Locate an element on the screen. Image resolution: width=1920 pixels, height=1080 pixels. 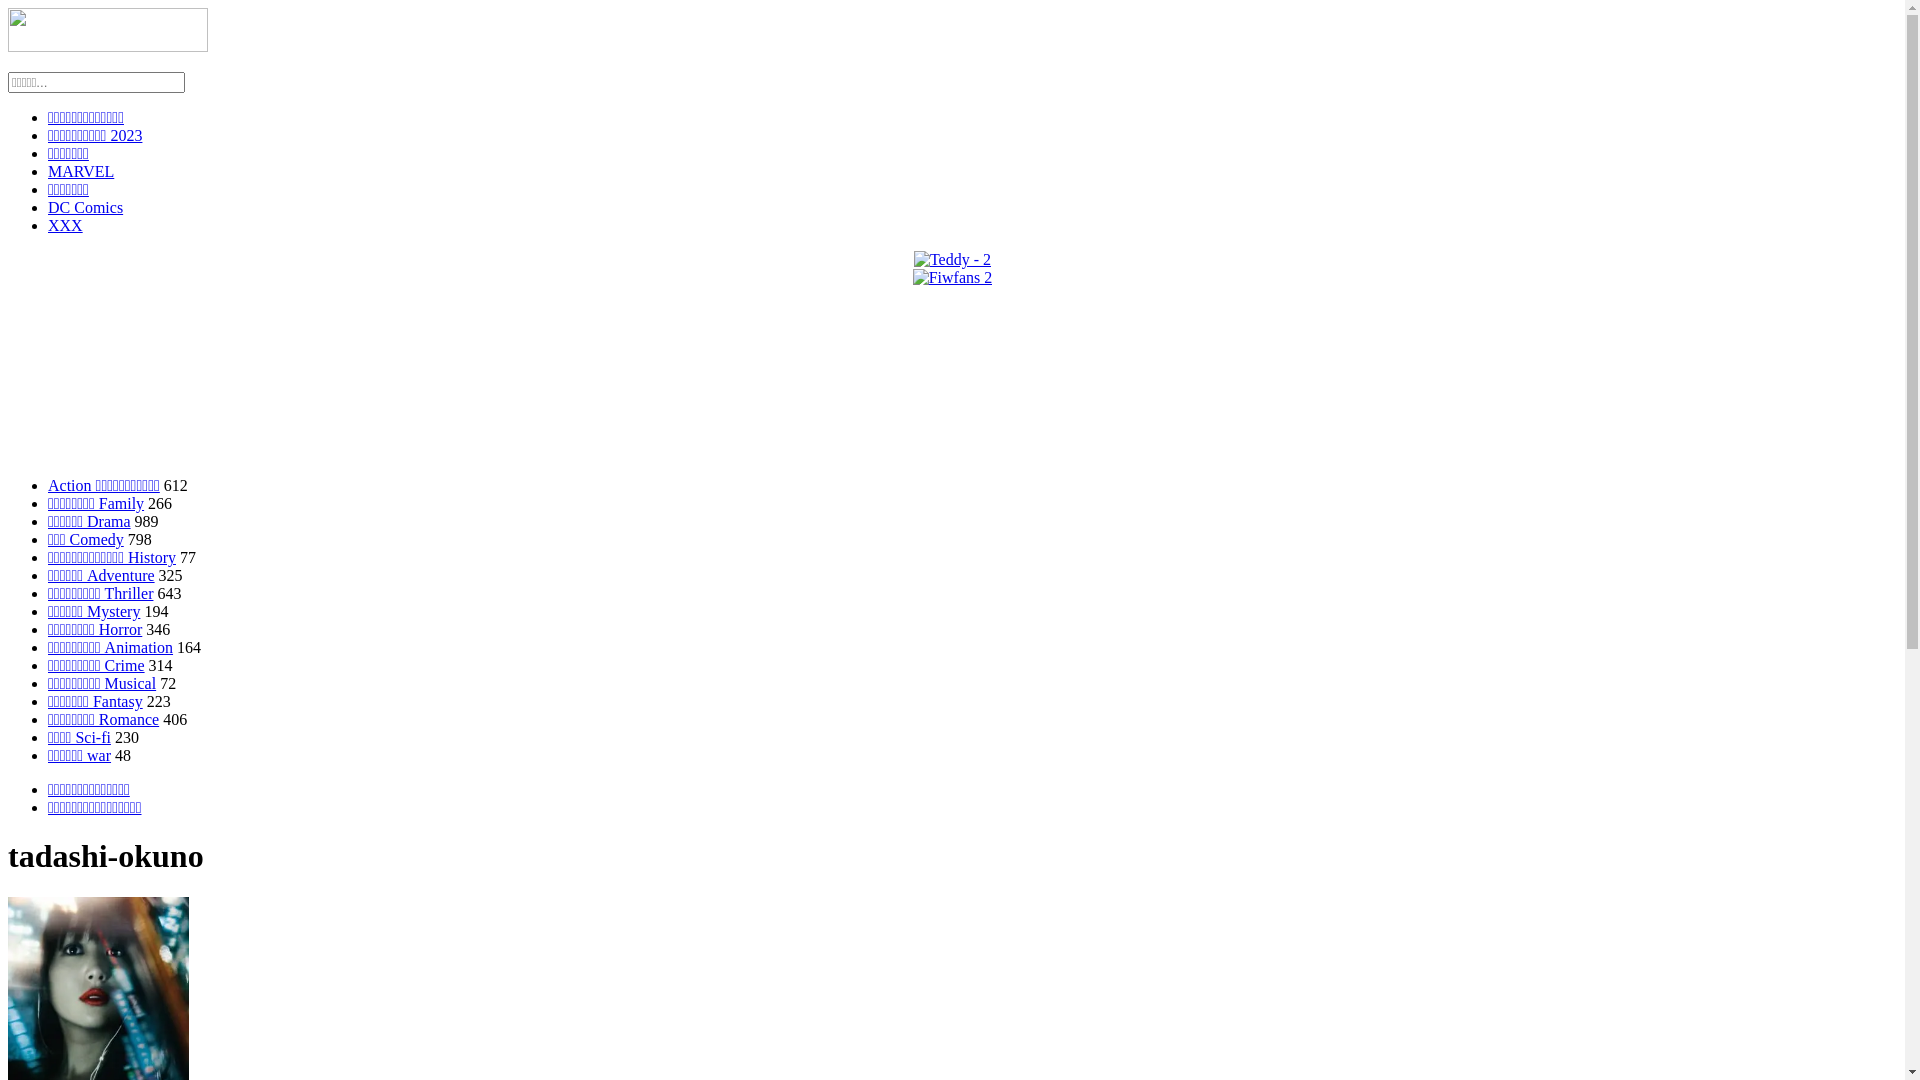
'XXX' is located at coordinates (65, 225).